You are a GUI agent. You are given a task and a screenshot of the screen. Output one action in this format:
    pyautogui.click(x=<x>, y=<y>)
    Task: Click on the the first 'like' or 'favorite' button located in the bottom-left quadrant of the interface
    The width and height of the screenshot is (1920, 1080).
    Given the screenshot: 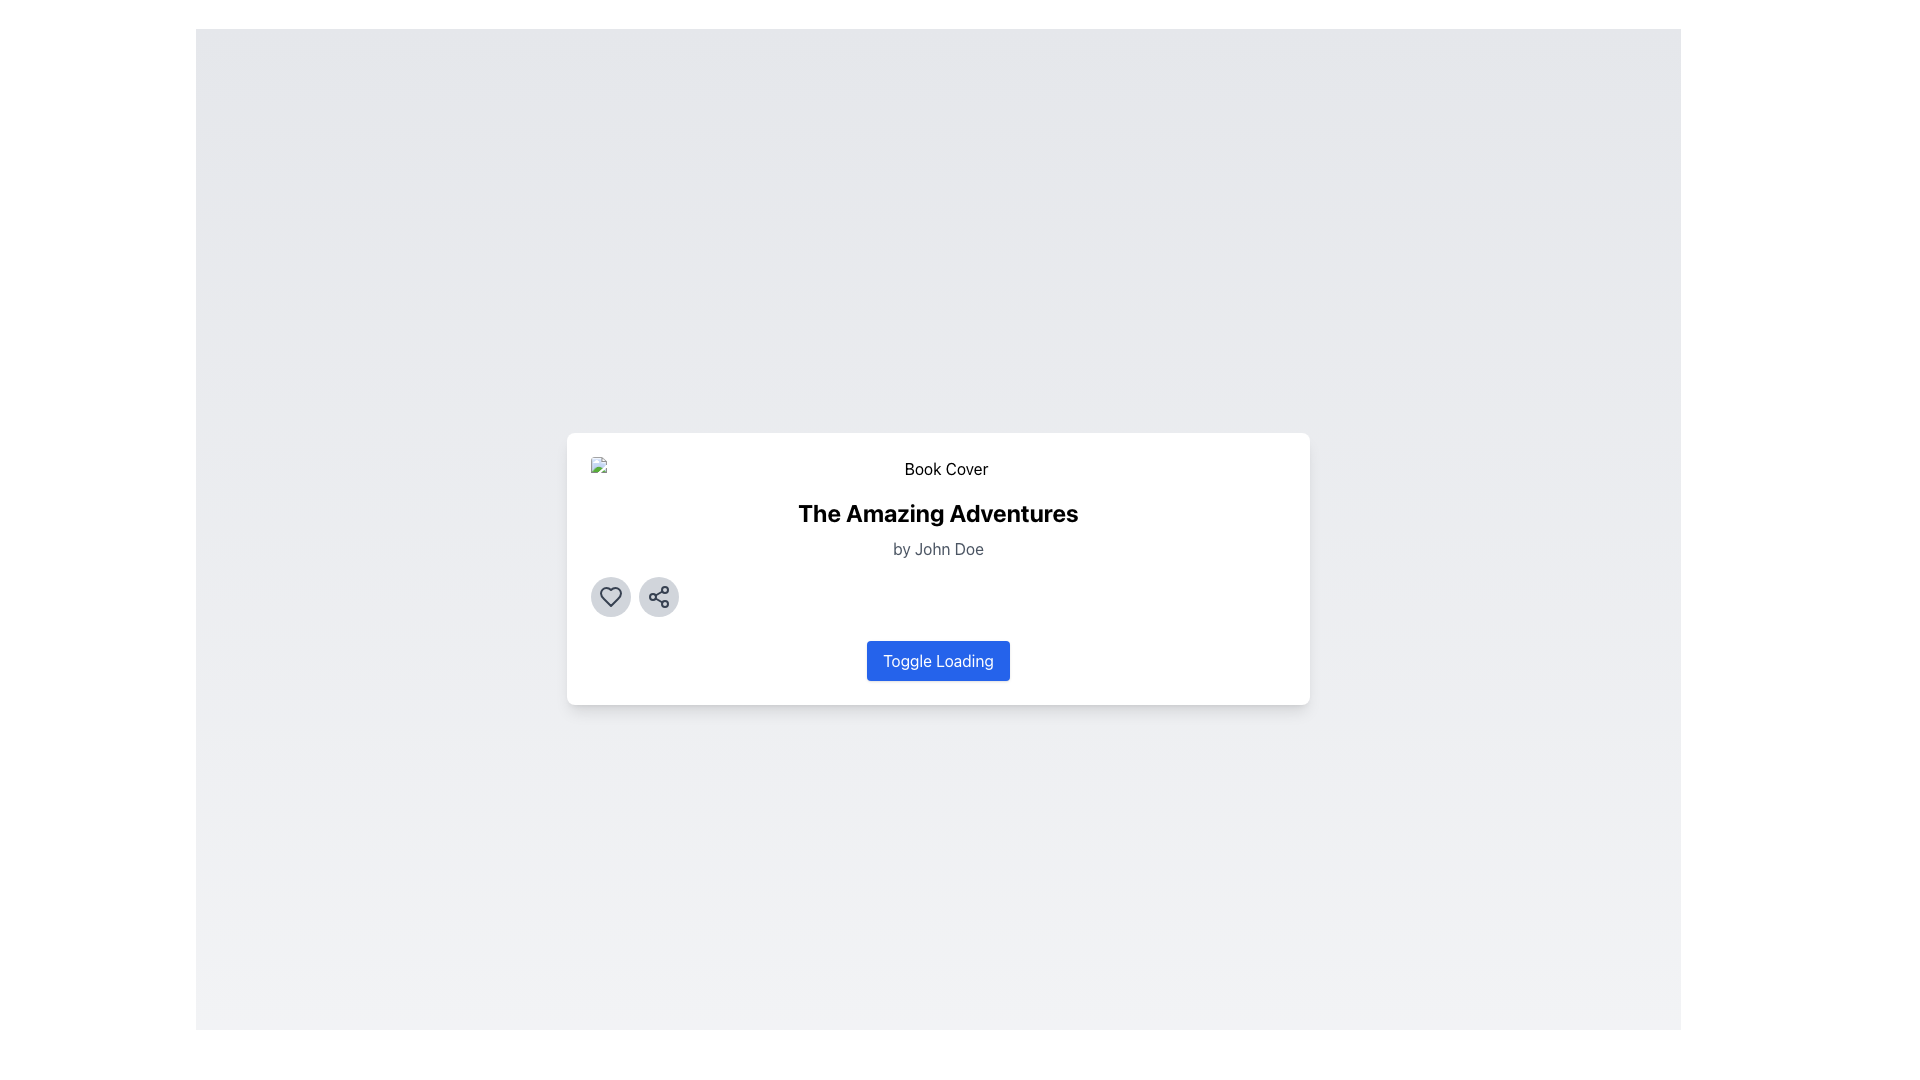 What is the action you would take?
    pyautogui.click(x=610, y=596)
    